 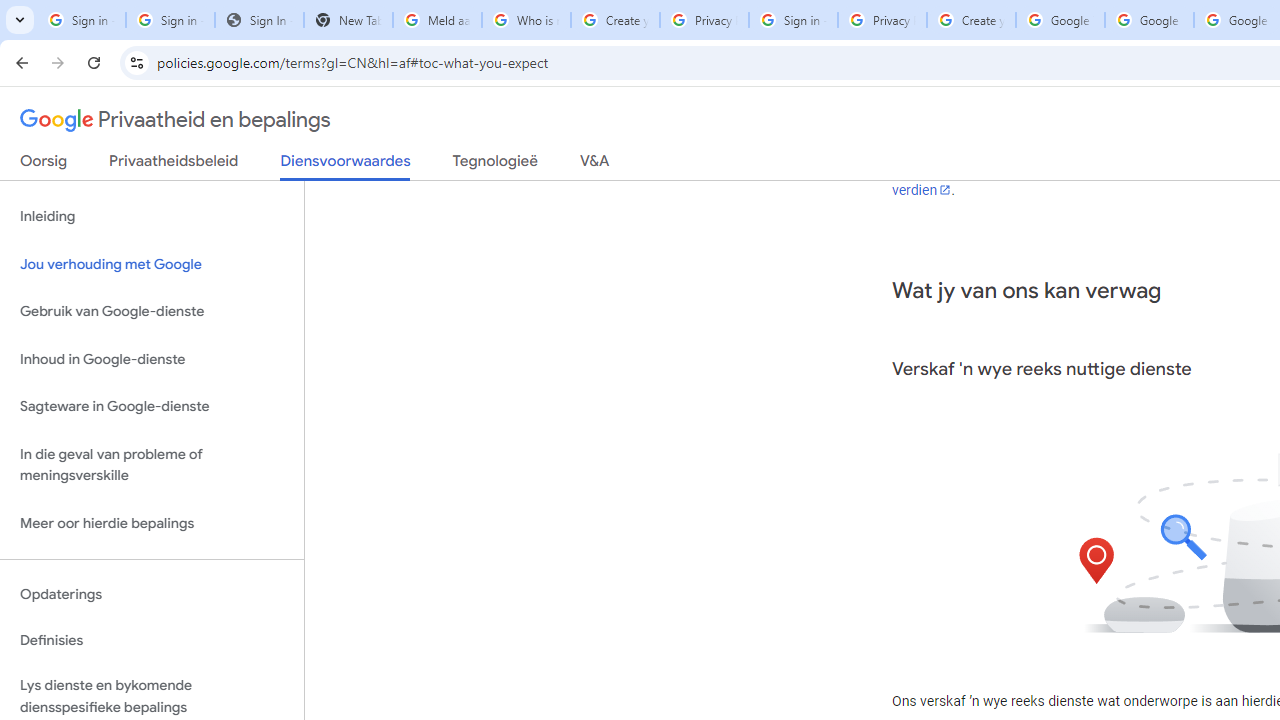 I want to click on 'Diensvoorwaardes', so click(x=345, y=165).